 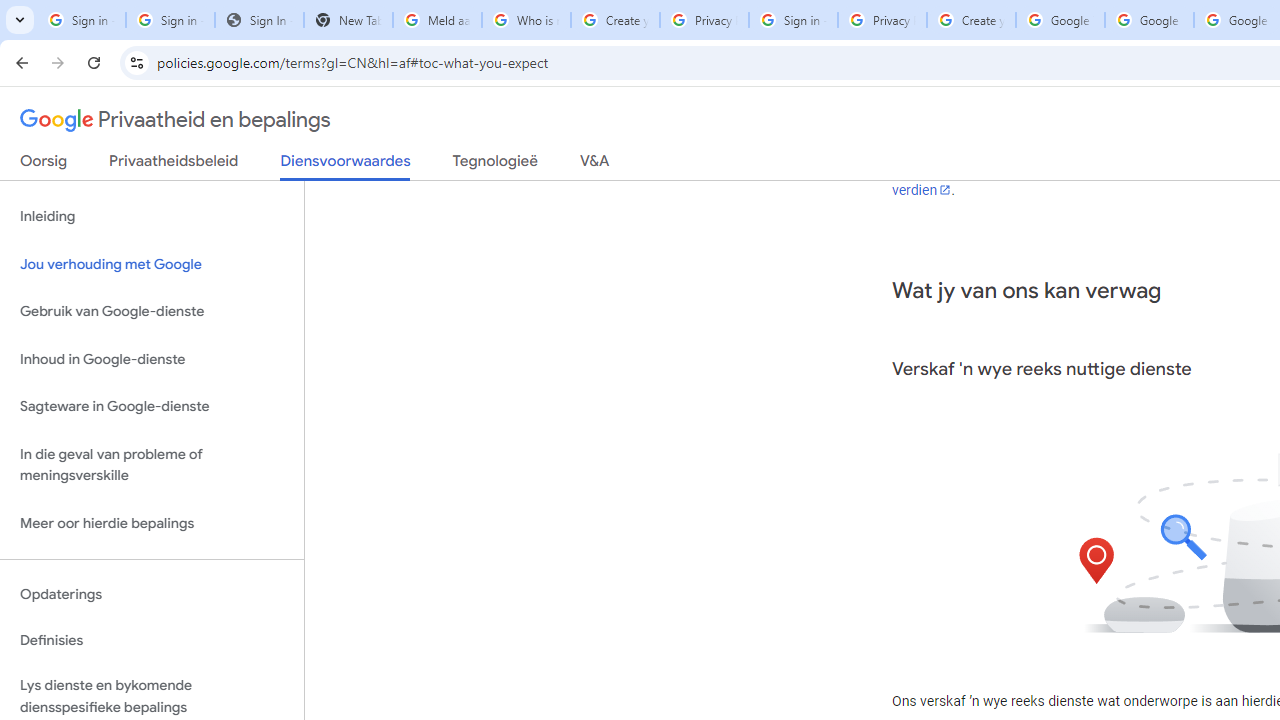 I want to click on 'Diensvoorwaardes', so click(x=345, y=165).